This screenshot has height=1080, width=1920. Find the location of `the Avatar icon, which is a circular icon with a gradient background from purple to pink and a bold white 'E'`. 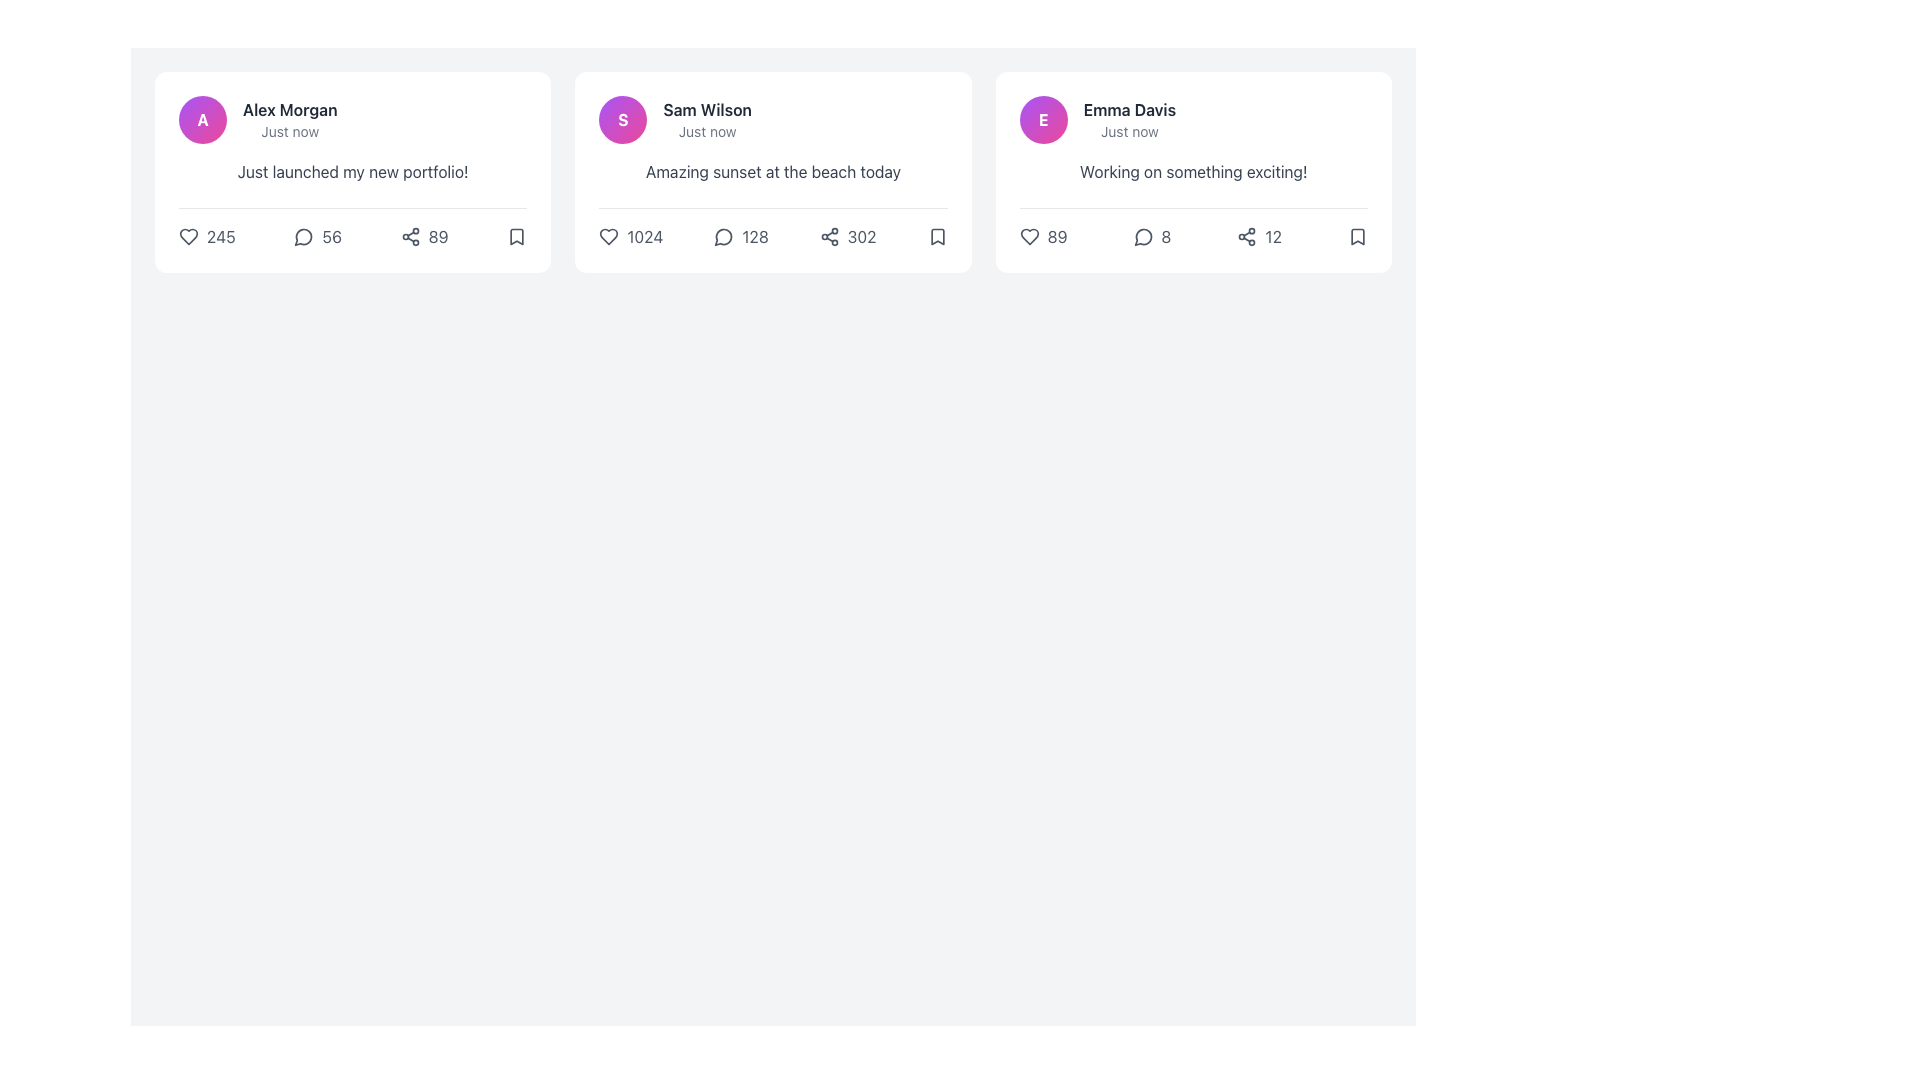

the Avatar icon, which is a circular icon with a gradient background from purple to pink and a bold white 'E' is located at coordinates (1042, 119).